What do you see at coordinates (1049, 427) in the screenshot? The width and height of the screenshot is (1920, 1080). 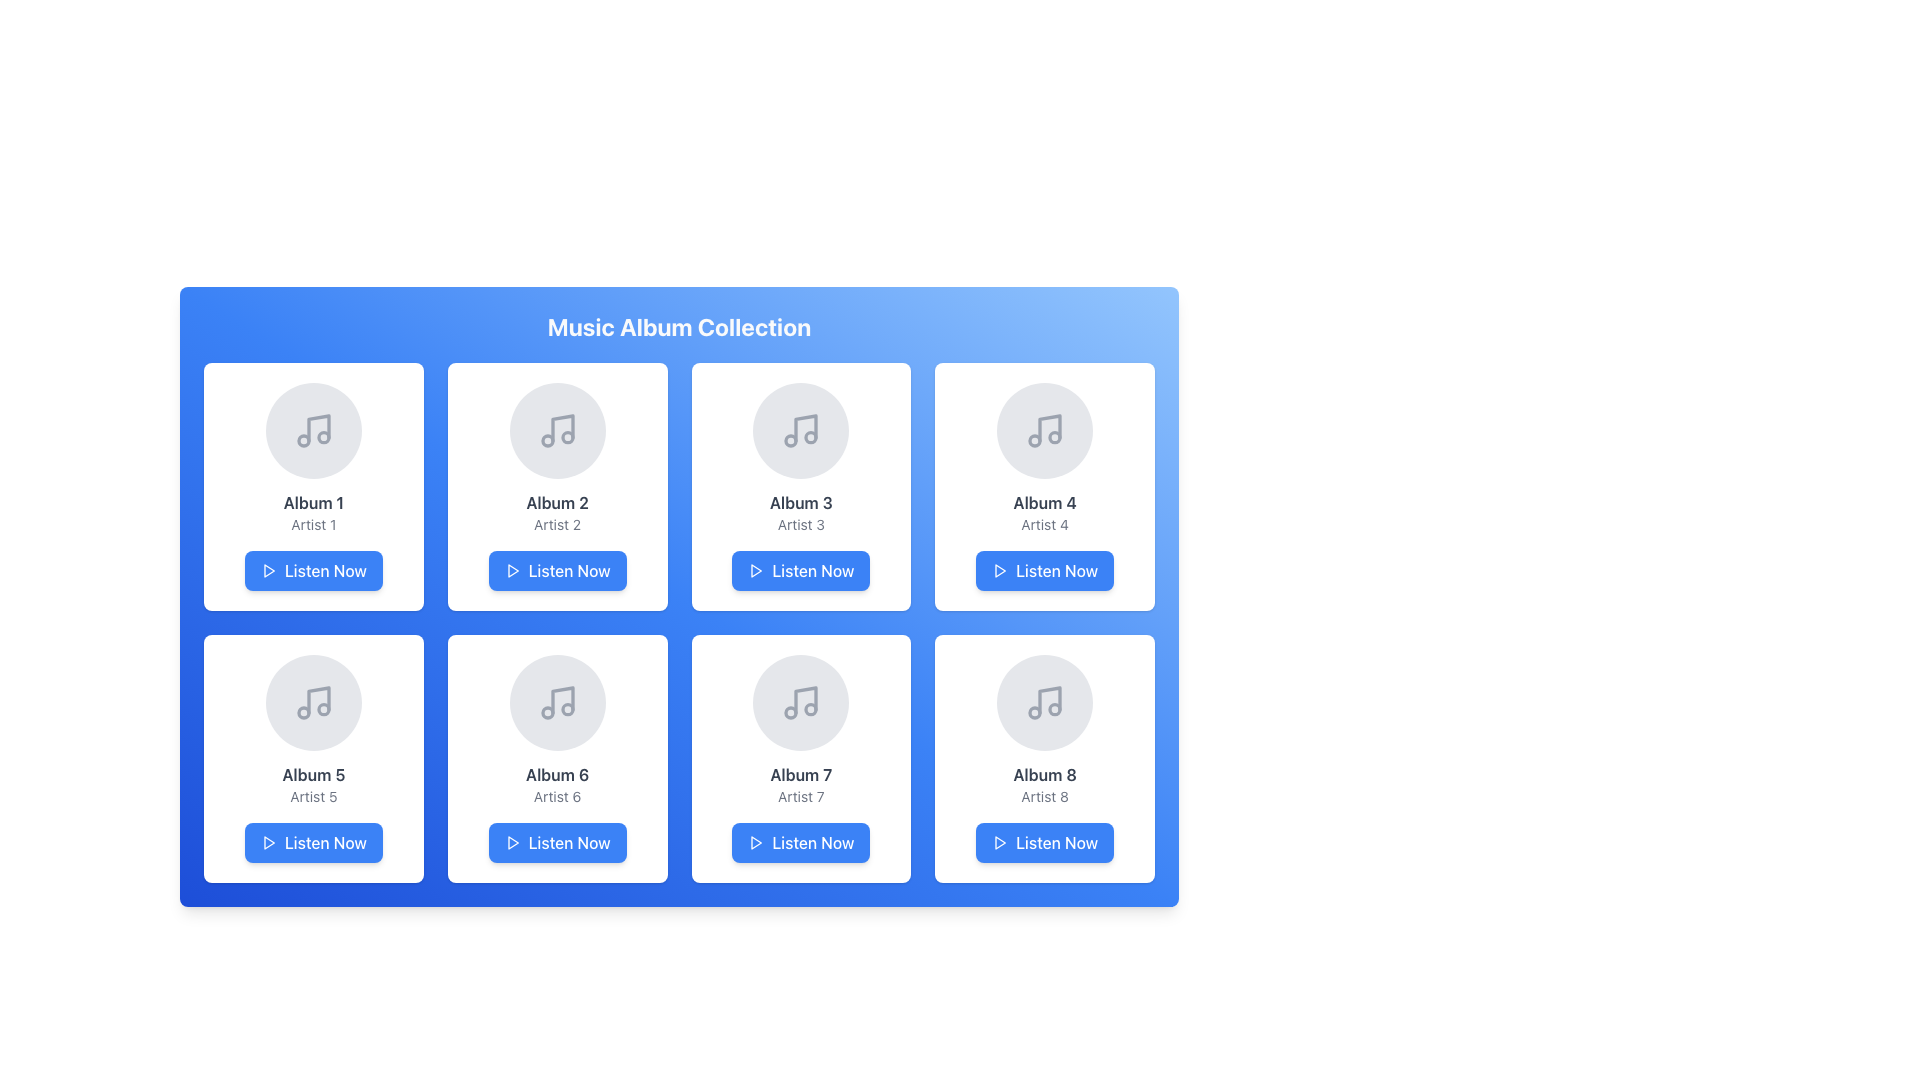 I see `the musical note icon within the fourth album card in the grid layout, located in the second row and second column of the grid` at bounding box center [1049, 427].